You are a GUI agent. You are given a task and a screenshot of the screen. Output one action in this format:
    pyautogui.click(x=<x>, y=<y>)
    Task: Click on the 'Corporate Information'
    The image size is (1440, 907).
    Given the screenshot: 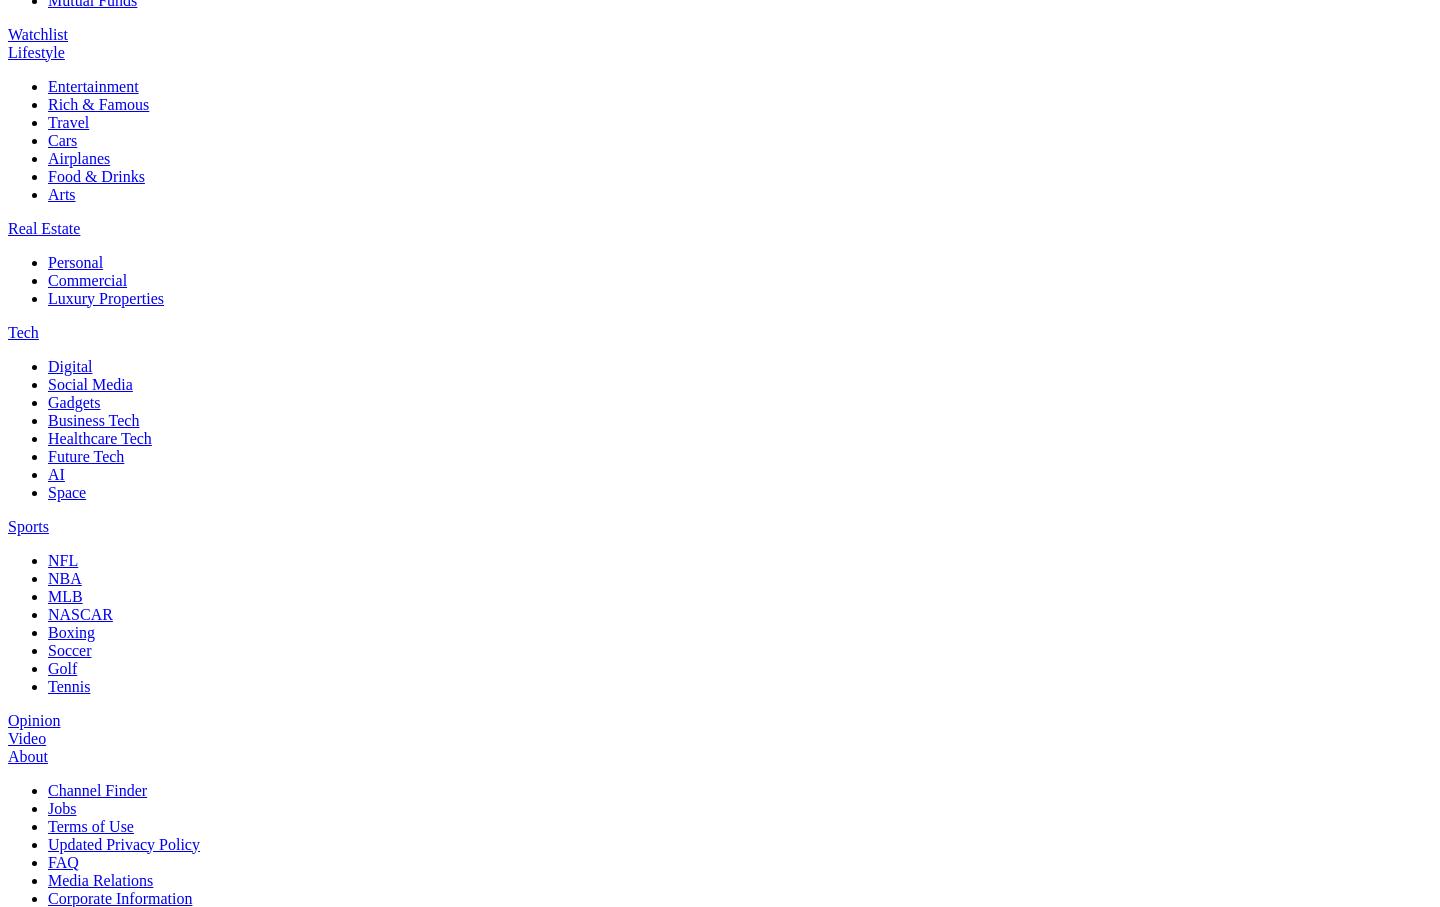 What is the action you would take?
    pyautogui.click(x=119, y=897)
    